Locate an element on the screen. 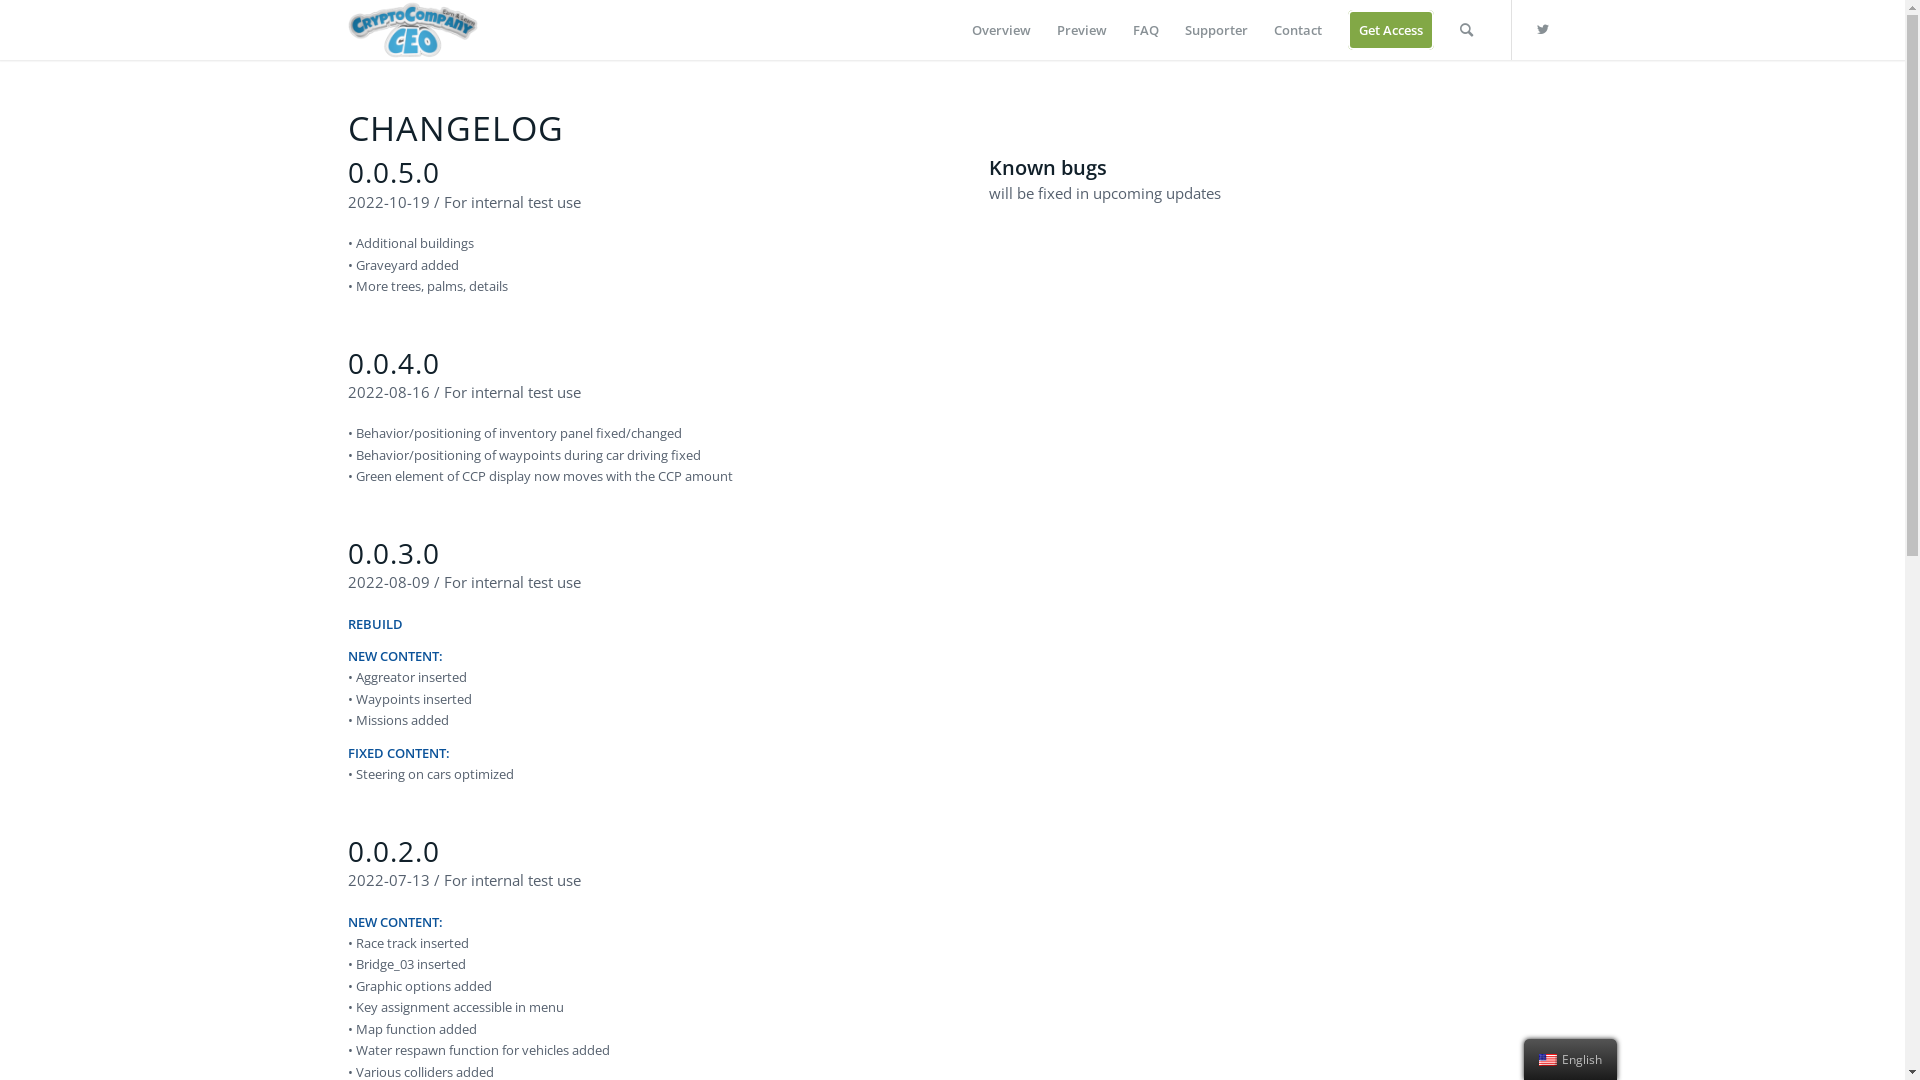  'Preview' is located at coordinates (1080, 30).